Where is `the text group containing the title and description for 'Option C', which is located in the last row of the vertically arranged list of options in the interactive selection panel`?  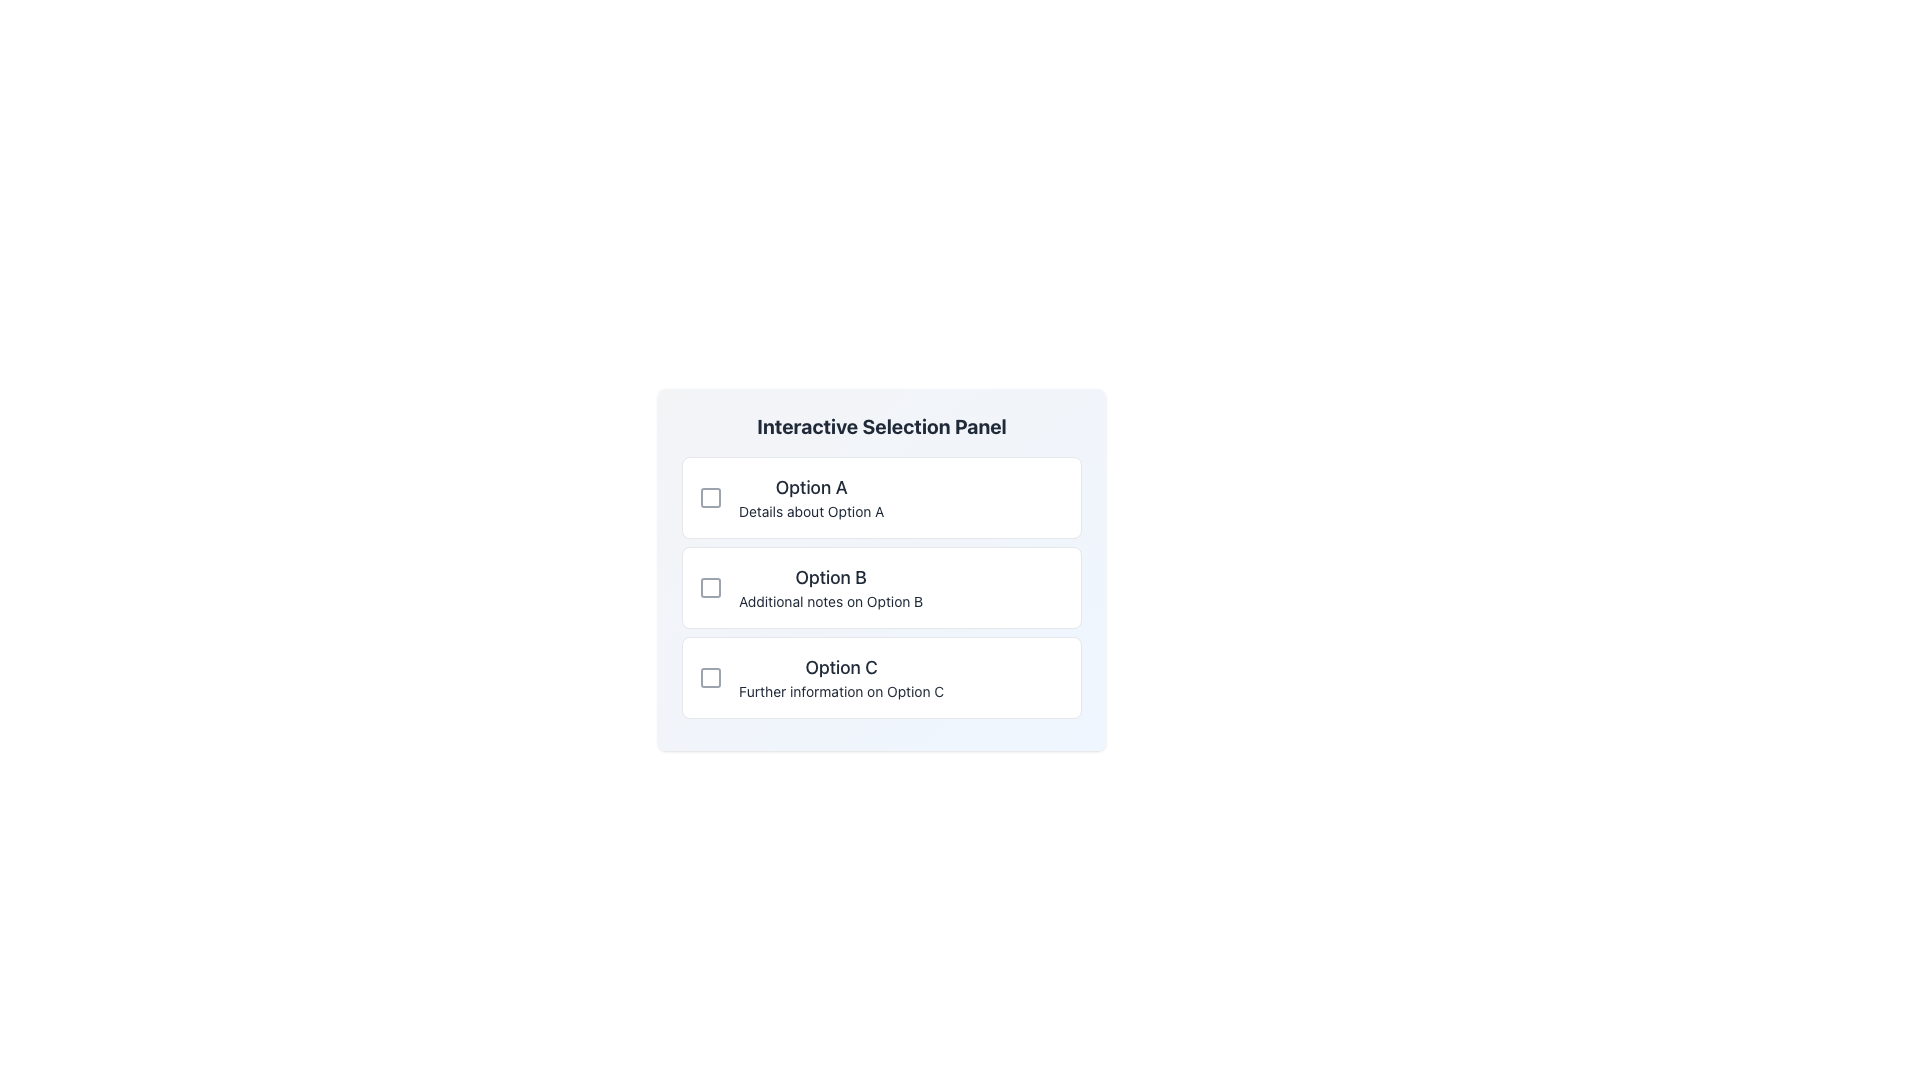 the text group containing the title and description for 'Option C', which is located in the last row of the vertically arranged list of options in the interactive selection panel is located at coordinates (841, 677).